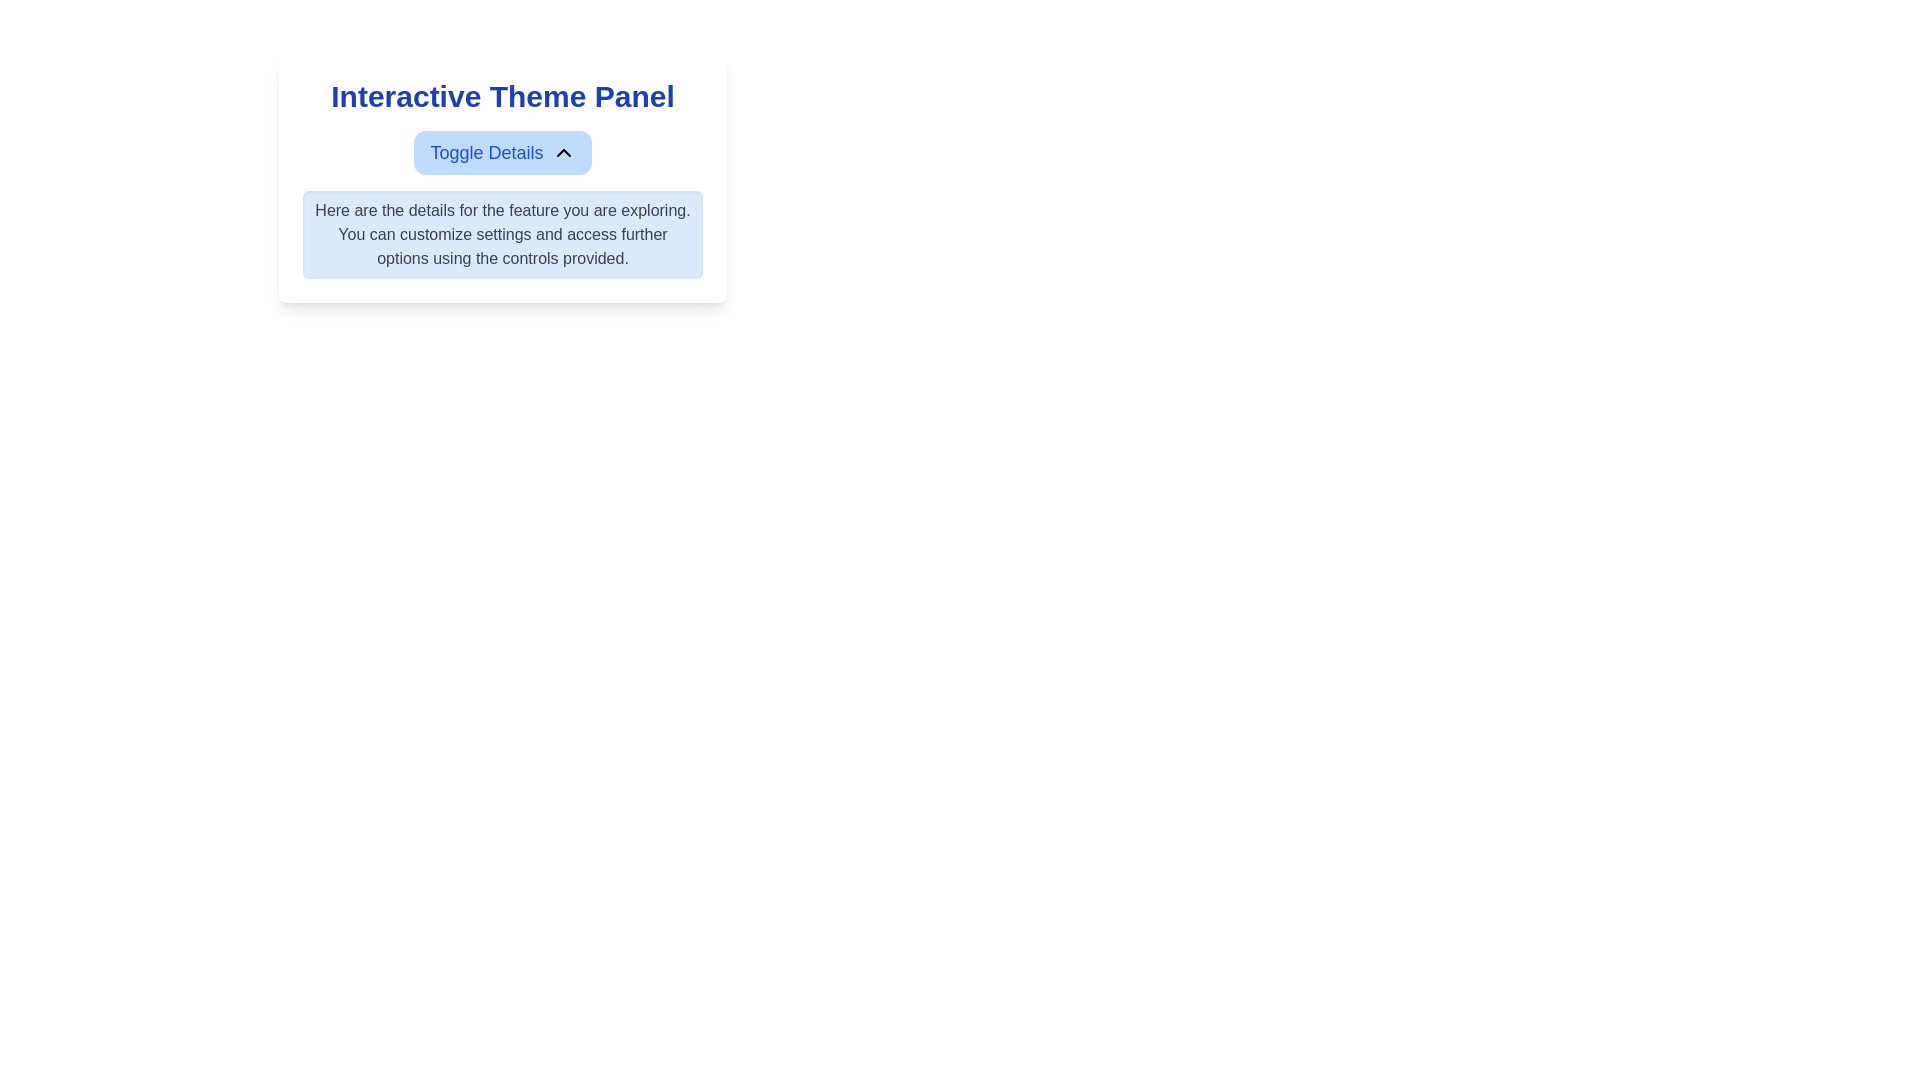 Image resolution: width=1920 pixels, height=1080 pixels. I want to click on the toggle button for showing or hiding additional details in the Interactive Theme Panel, so click(503, 152).